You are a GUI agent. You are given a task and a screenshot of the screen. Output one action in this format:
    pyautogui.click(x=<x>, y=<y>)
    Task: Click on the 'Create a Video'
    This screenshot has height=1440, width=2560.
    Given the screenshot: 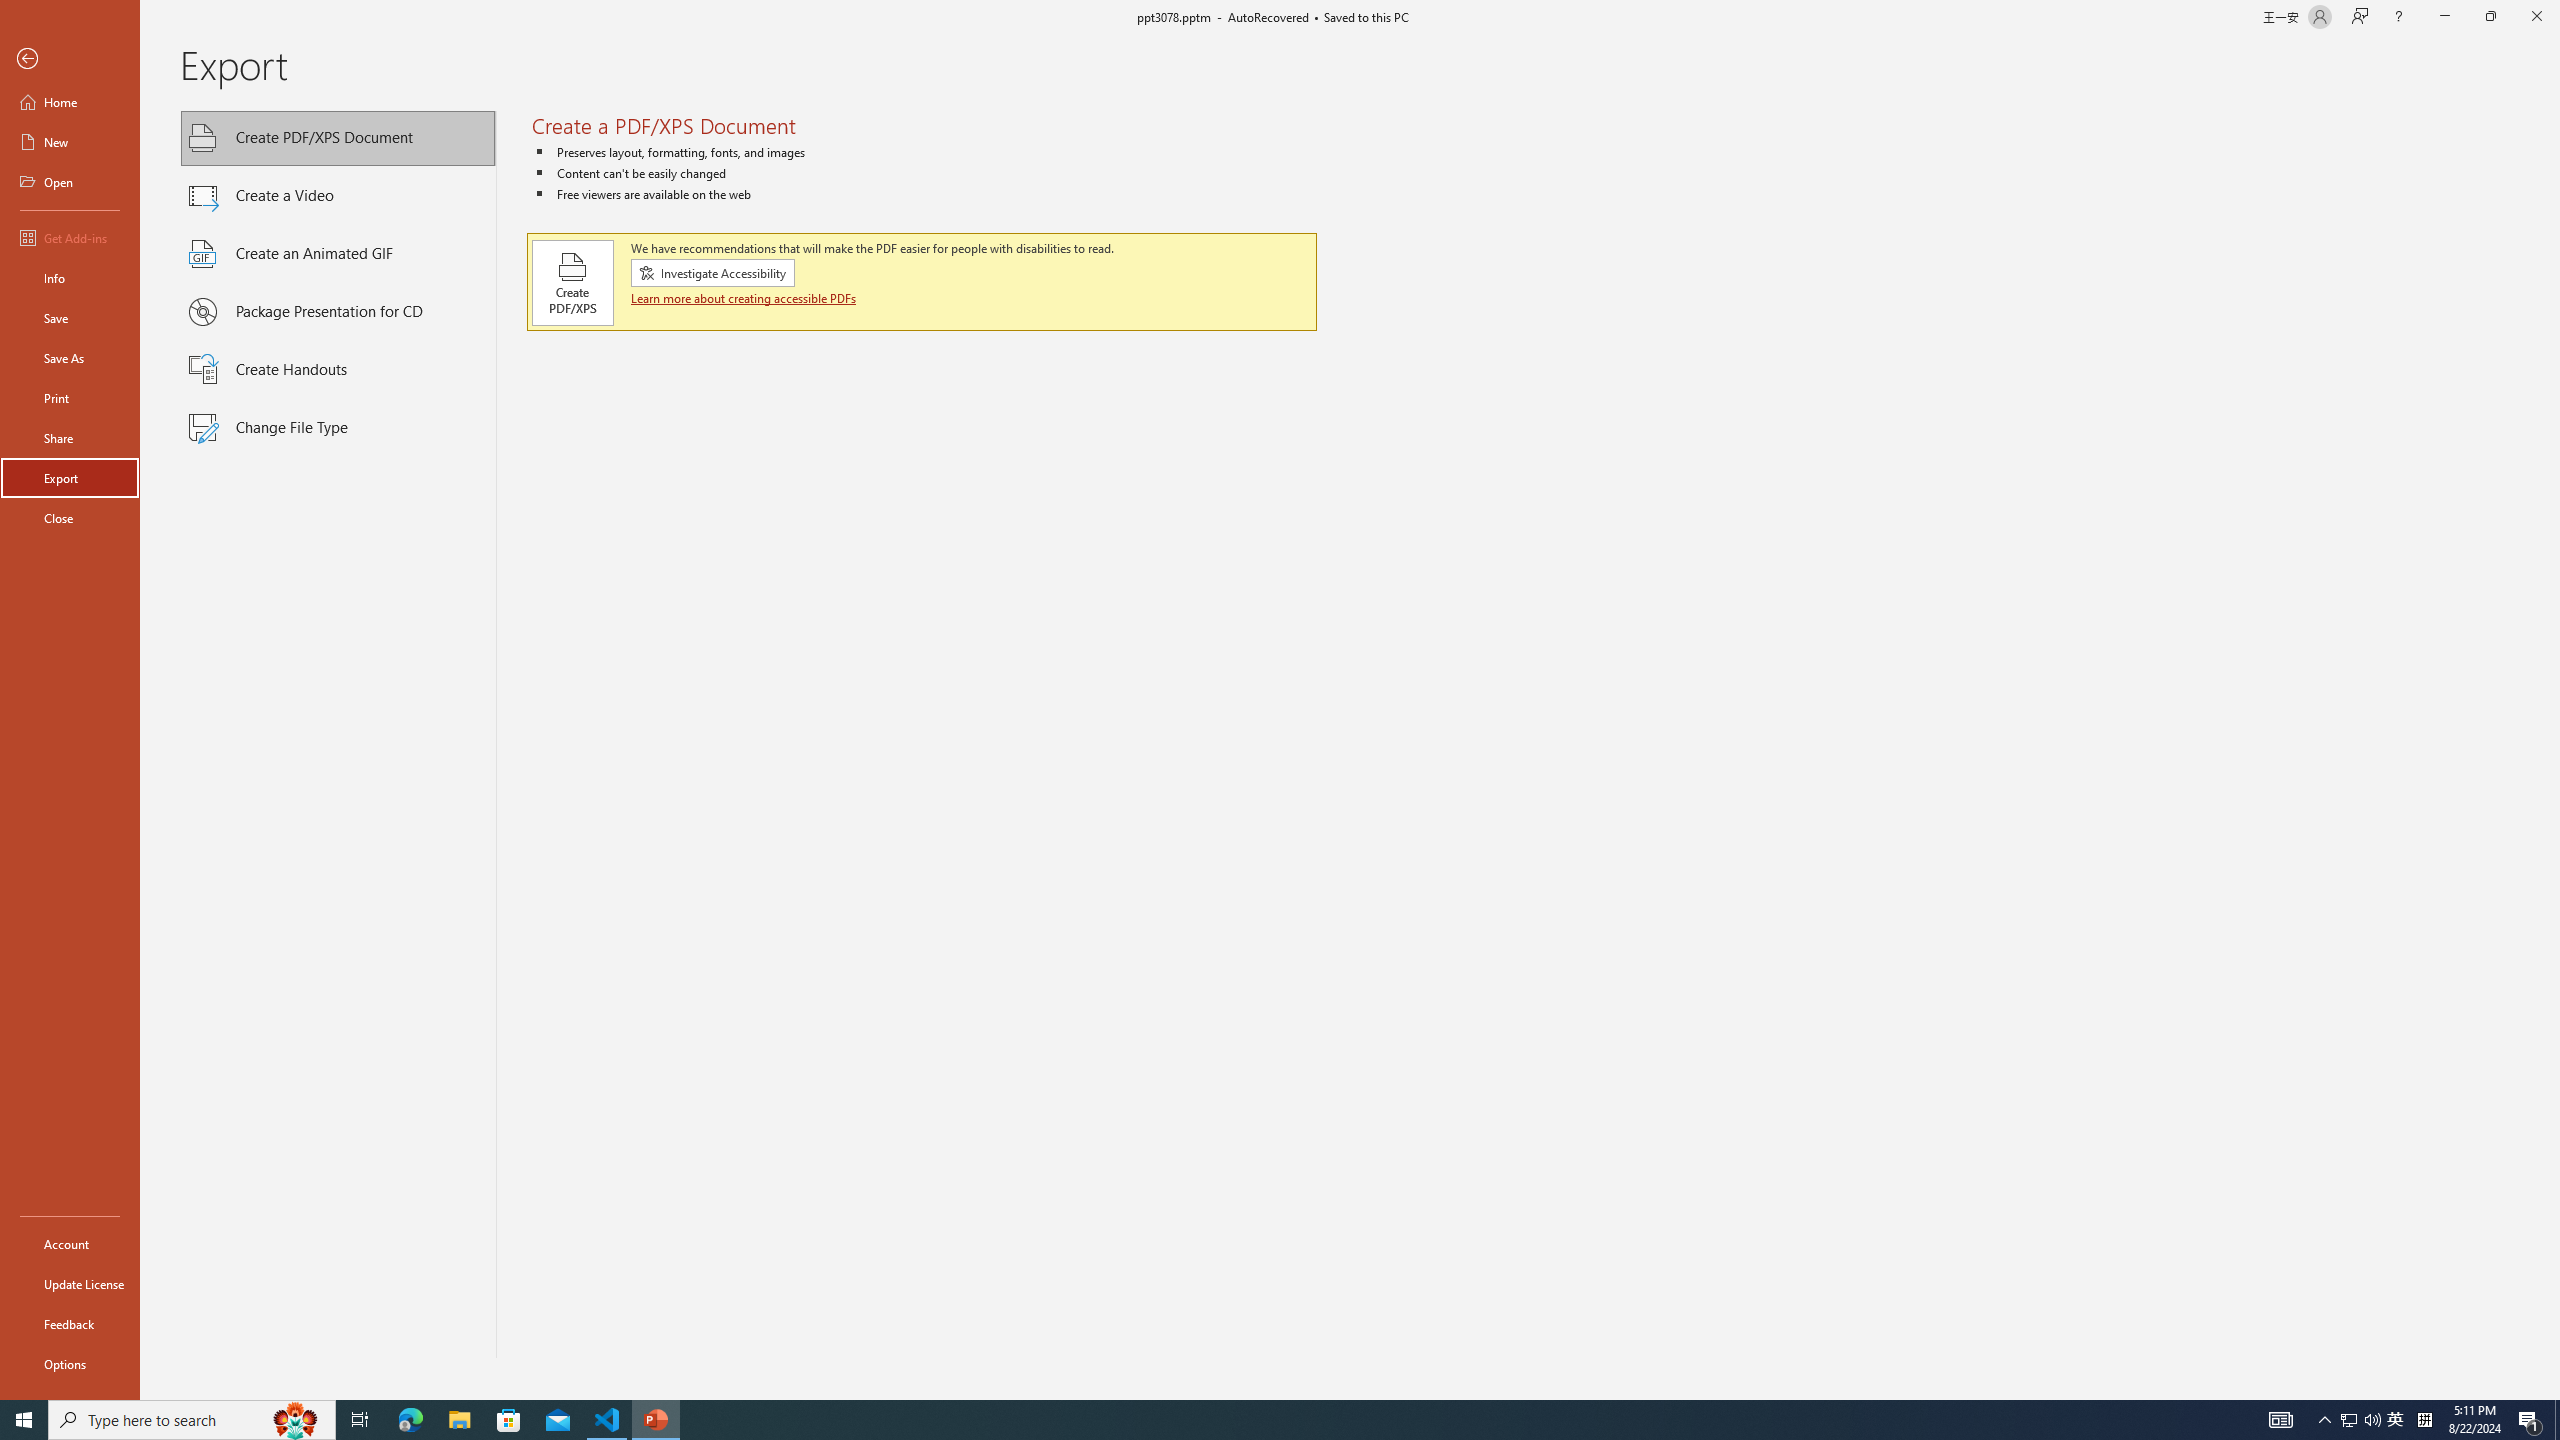 What is the action you would take?
    pyautogui.click(x=338, y=195)
    